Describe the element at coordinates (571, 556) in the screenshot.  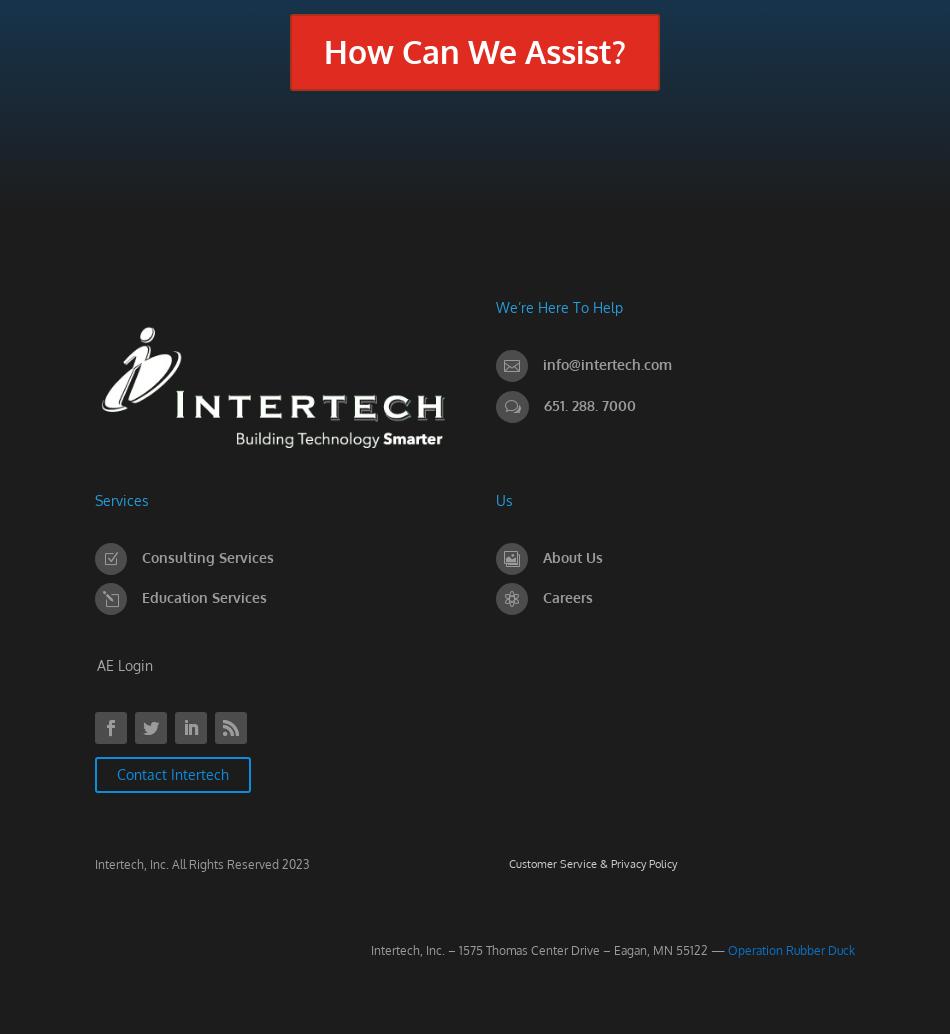
I see `'About Us'` at that location.